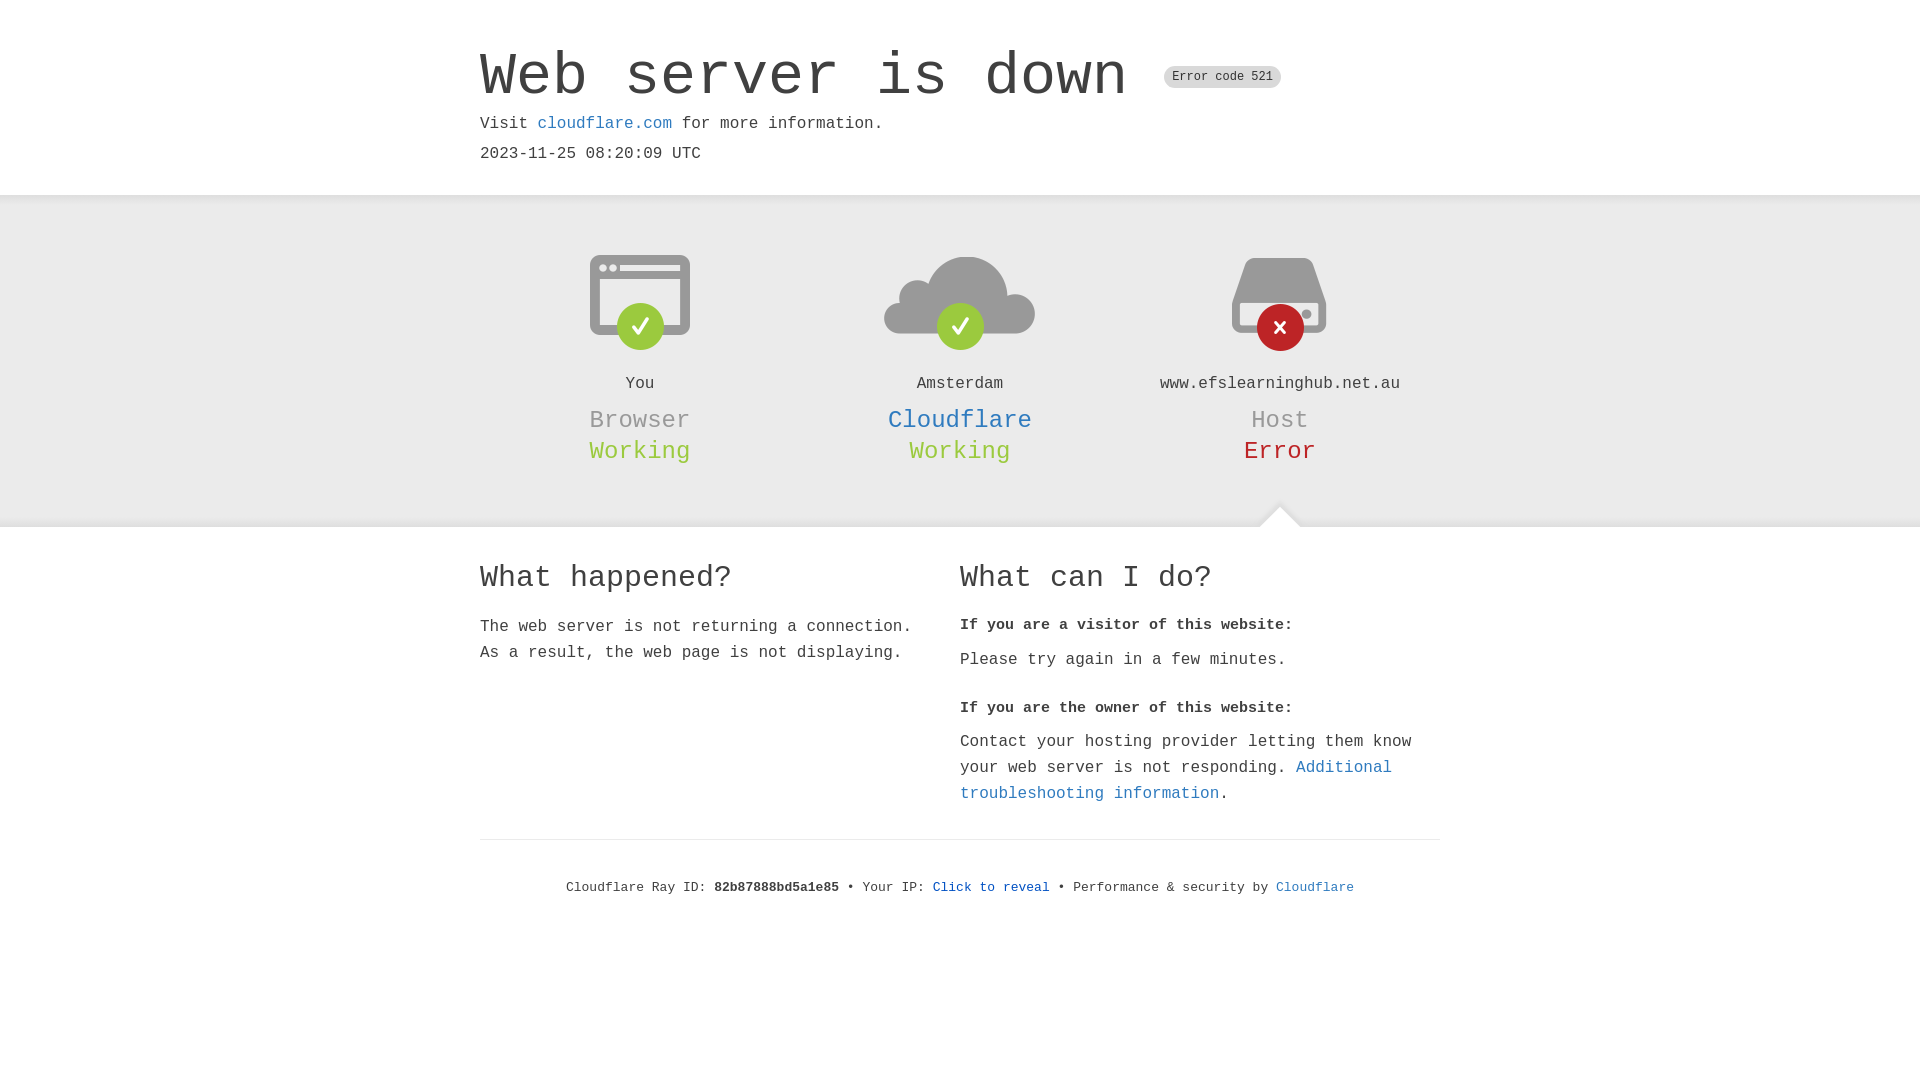 Image resolution: width=1920 pixels, height=1080 pixels. What do you see at coordinates (537, 123) in the screenshot?
I see `'cloudflare.com'` at bounding box center [537, 123].